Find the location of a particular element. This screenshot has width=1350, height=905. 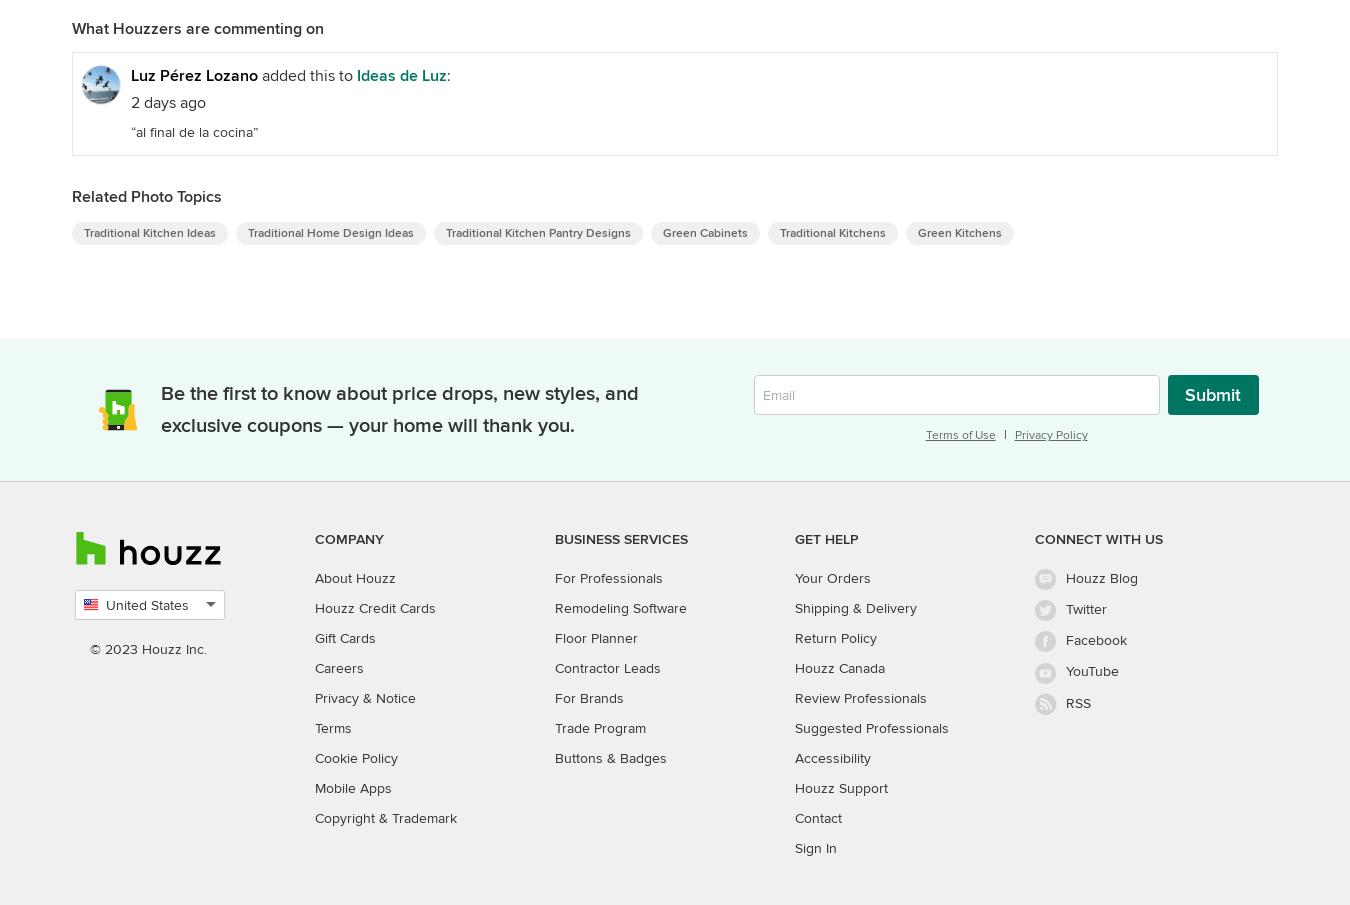

'Suggested Professionals' is located at coordinates (871, 727).